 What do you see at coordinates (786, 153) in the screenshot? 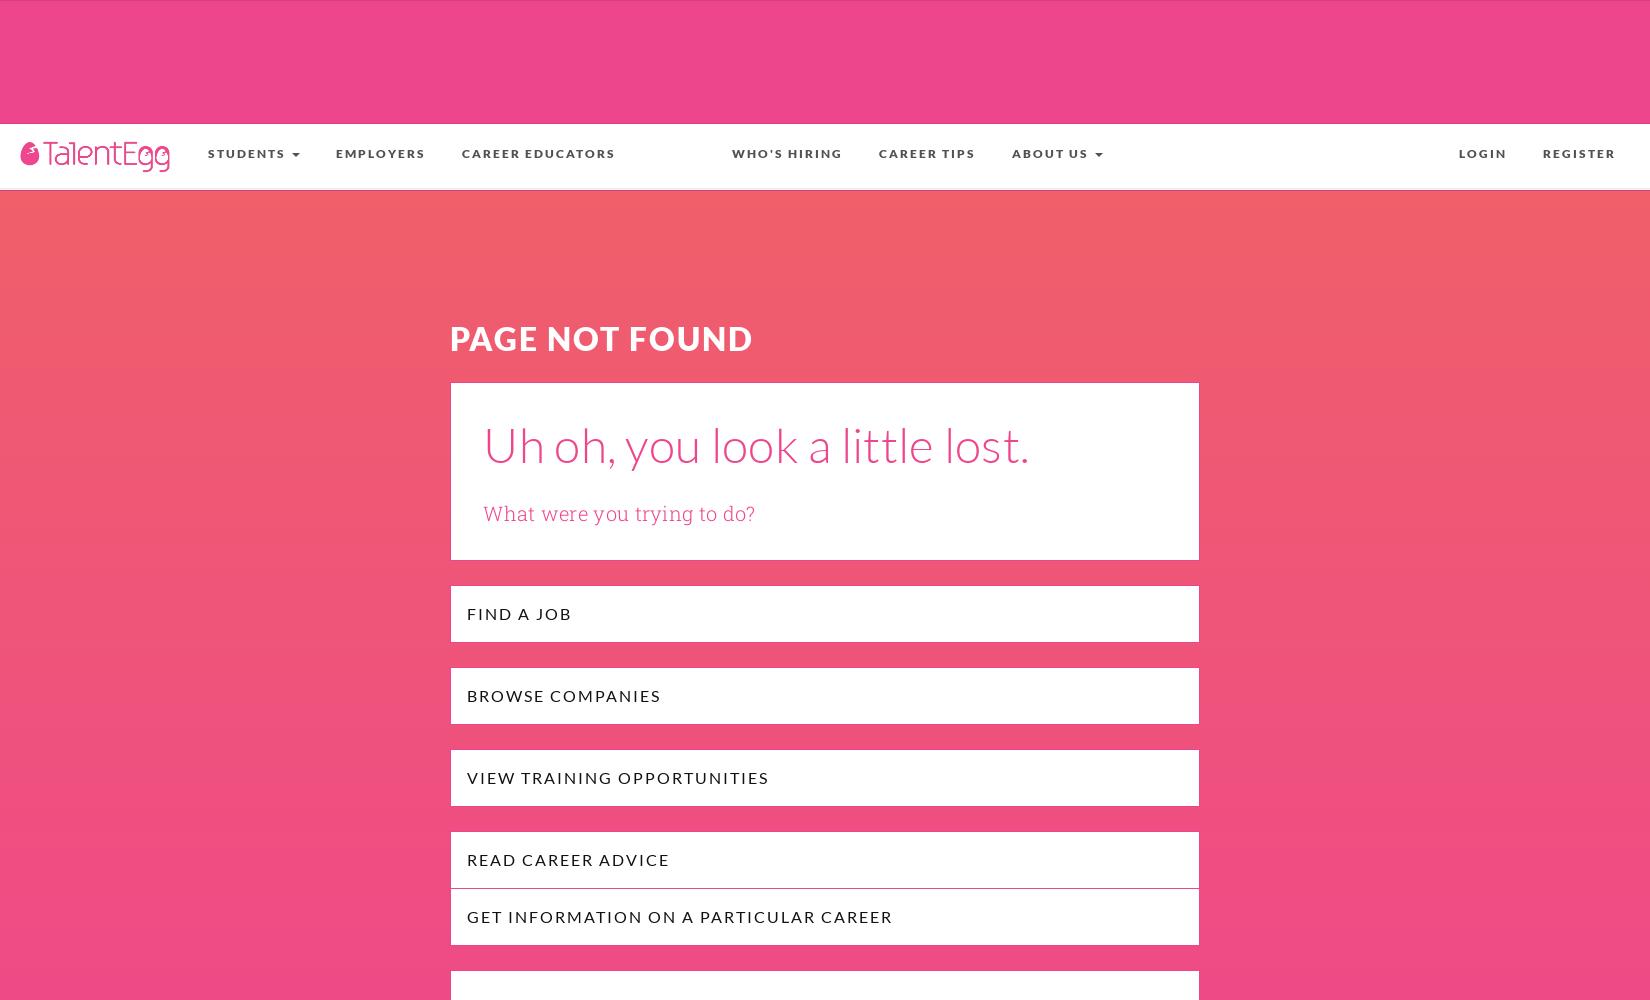
I see `'Who's Hiring'` at bounding box center [786, 153].